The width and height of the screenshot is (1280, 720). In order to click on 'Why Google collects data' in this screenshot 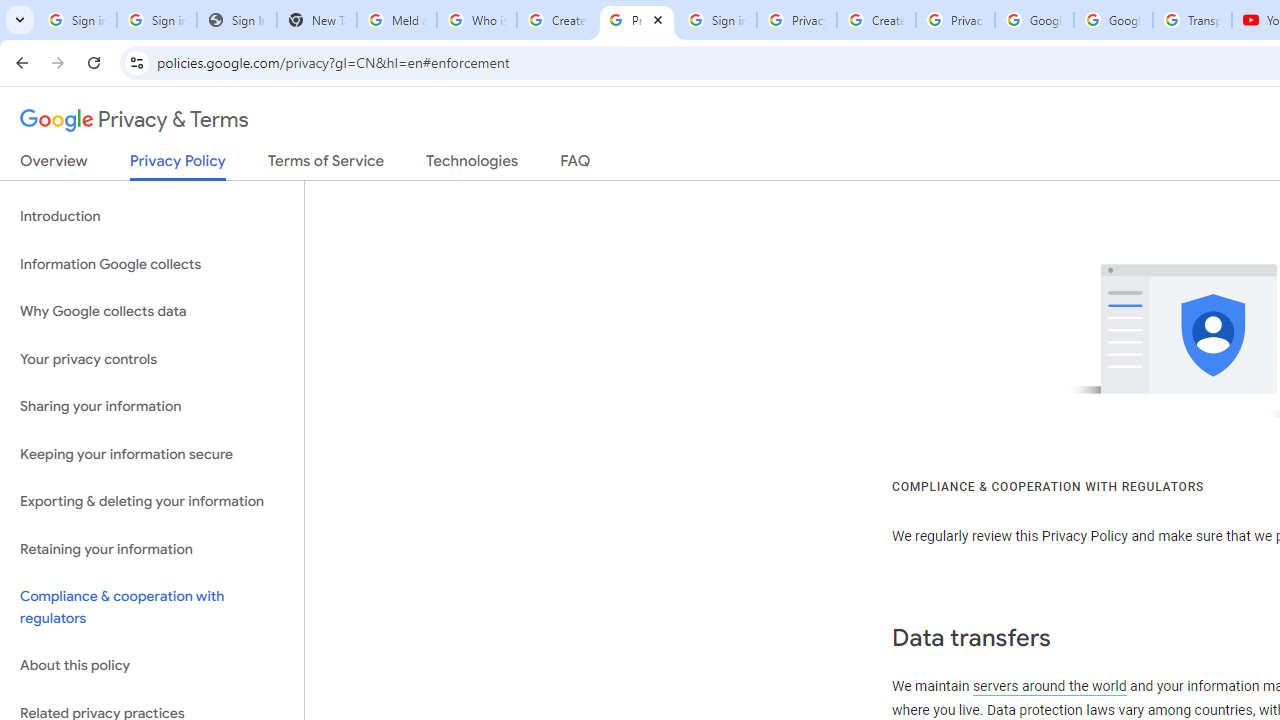, I will do `click(151, 312)`.